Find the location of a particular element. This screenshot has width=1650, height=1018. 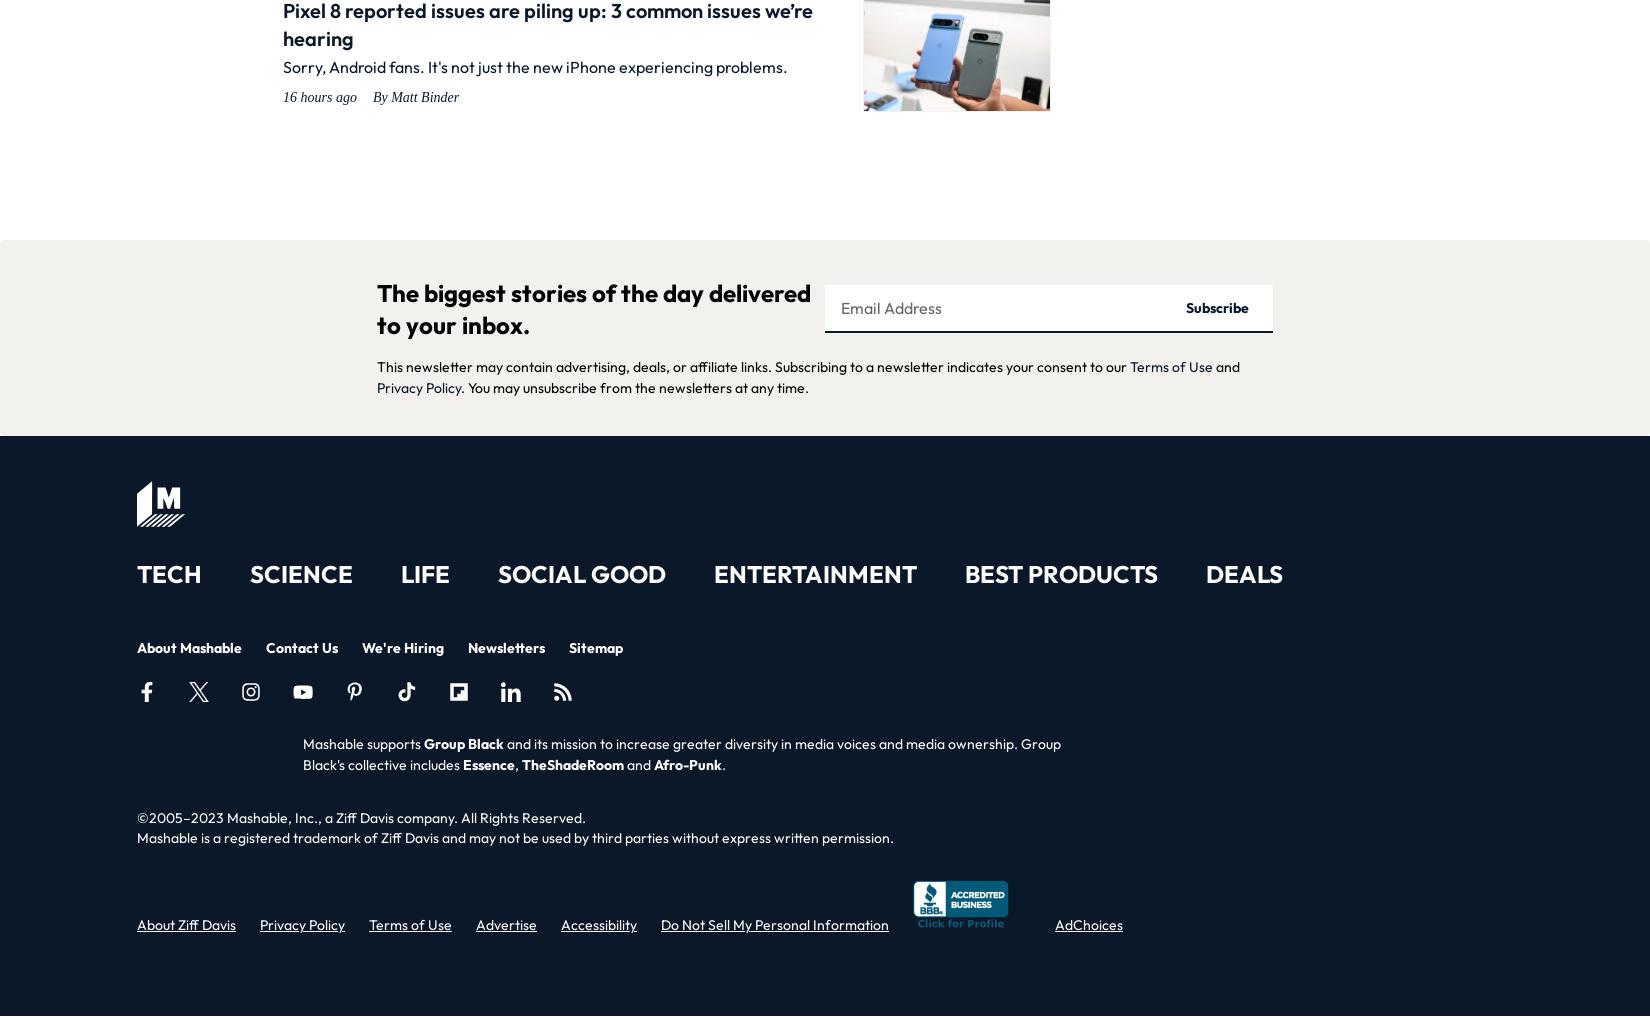

'ENTERTAINMENT' is located at coordinates (814, 574).